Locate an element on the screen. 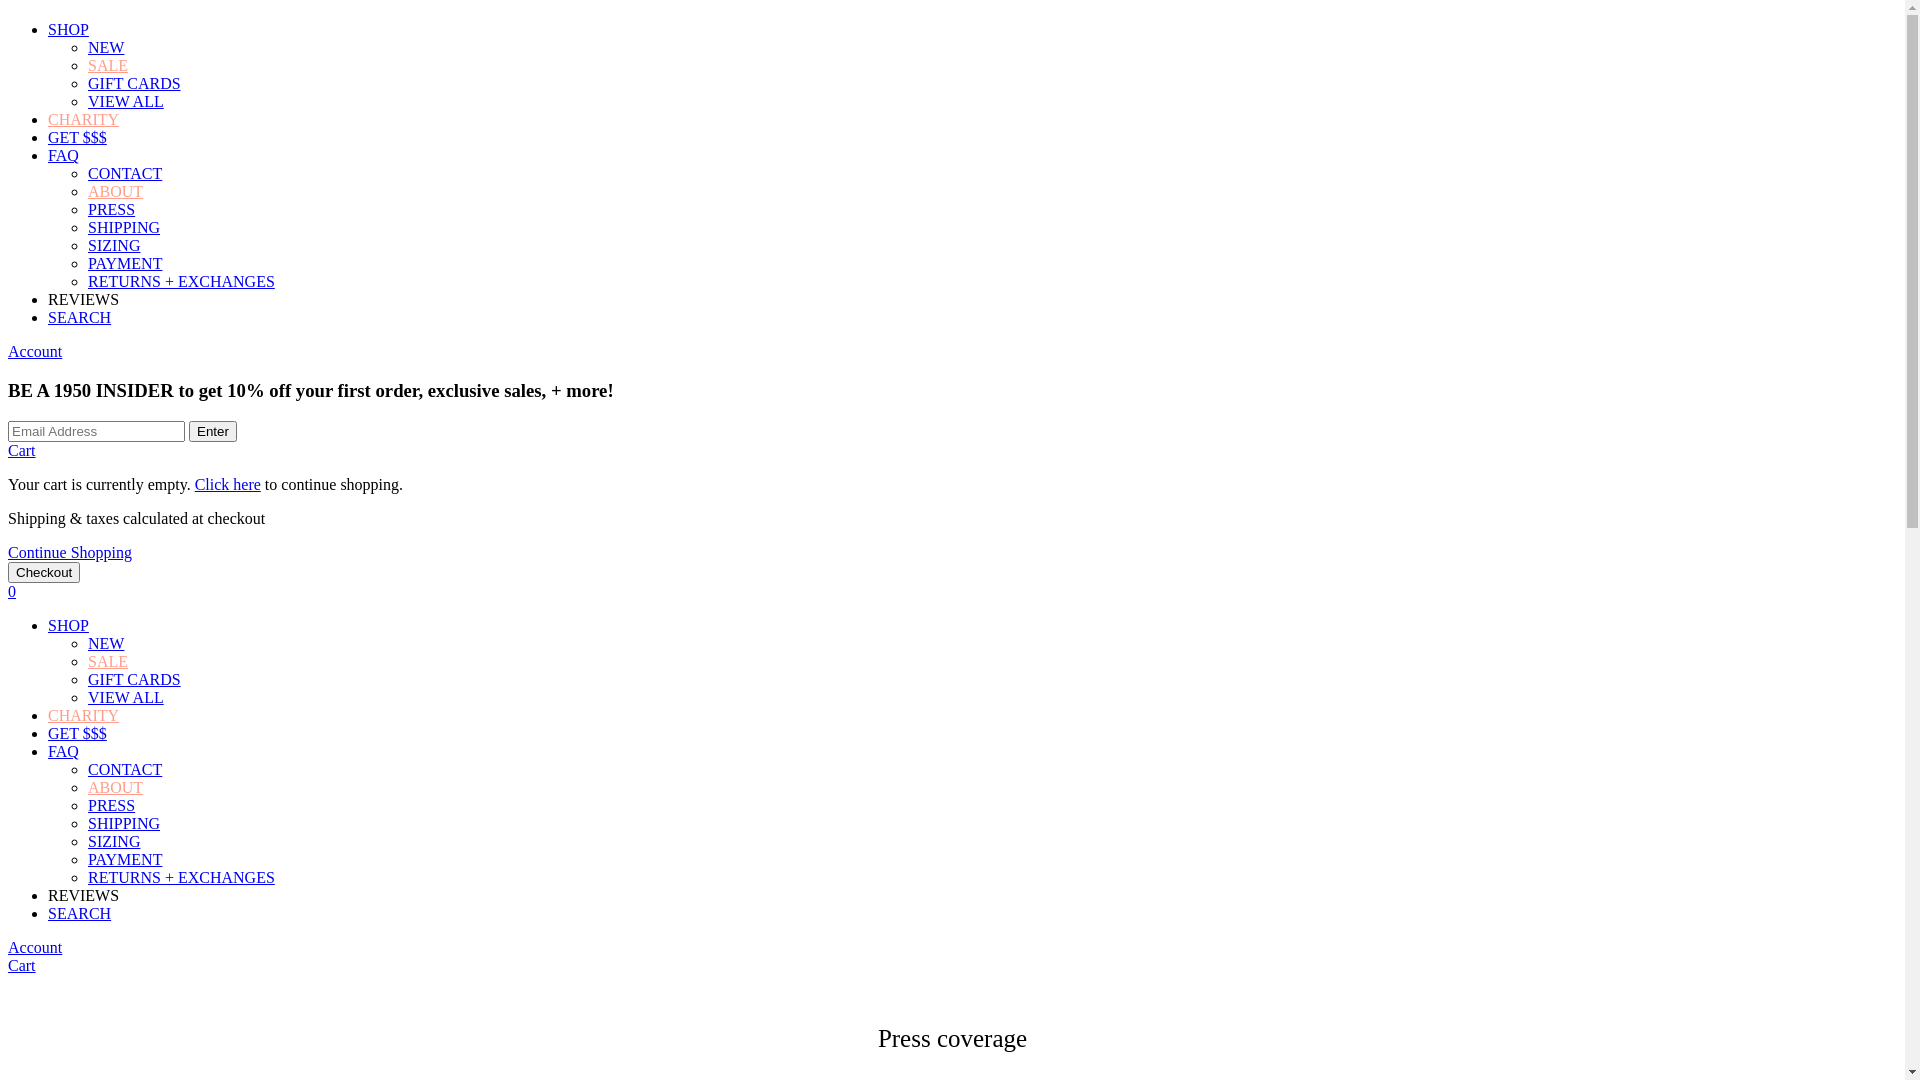  'Account' is located at coordinates (34, 946).